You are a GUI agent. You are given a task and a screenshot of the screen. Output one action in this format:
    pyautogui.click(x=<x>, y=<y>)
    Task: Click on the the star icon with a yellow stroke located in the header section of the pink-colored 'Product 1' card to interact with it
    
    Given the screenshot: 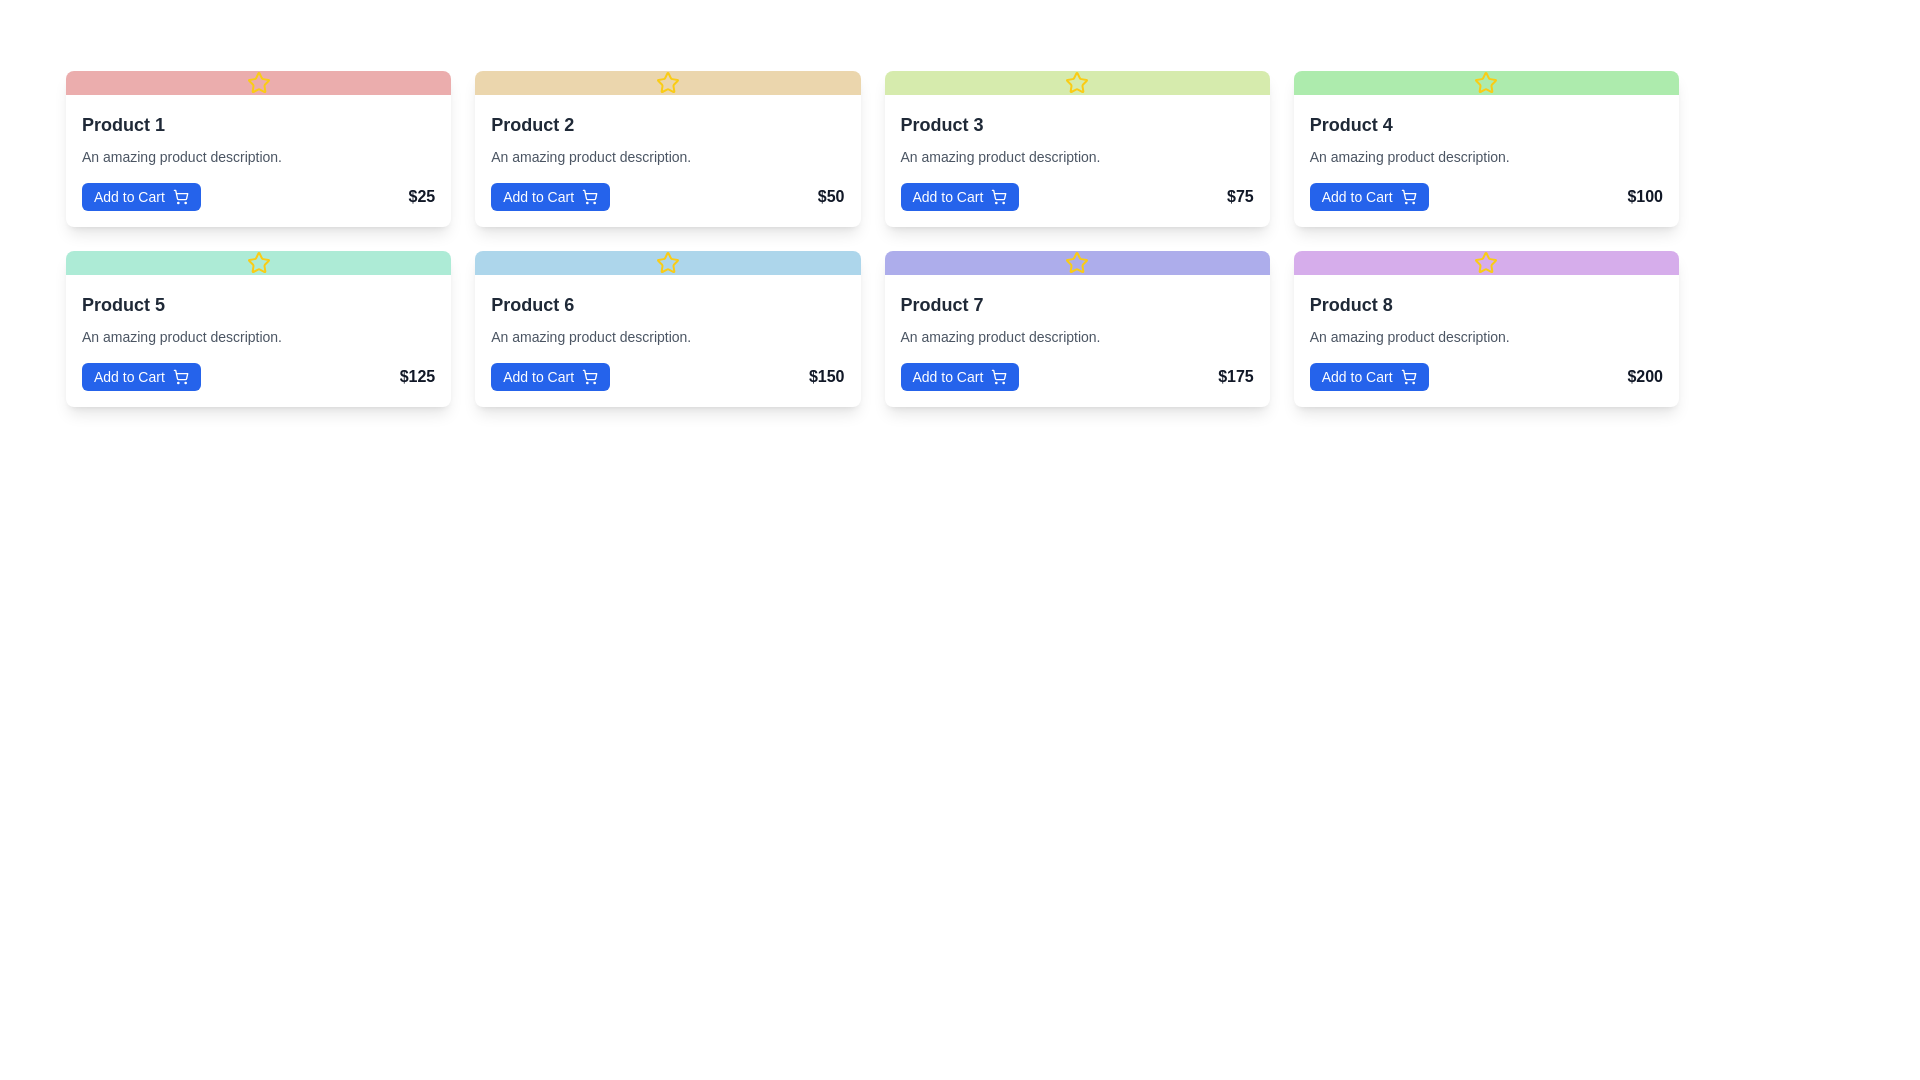 What is the action you would take?
    pyautogui.click(x=257, y=81)
    